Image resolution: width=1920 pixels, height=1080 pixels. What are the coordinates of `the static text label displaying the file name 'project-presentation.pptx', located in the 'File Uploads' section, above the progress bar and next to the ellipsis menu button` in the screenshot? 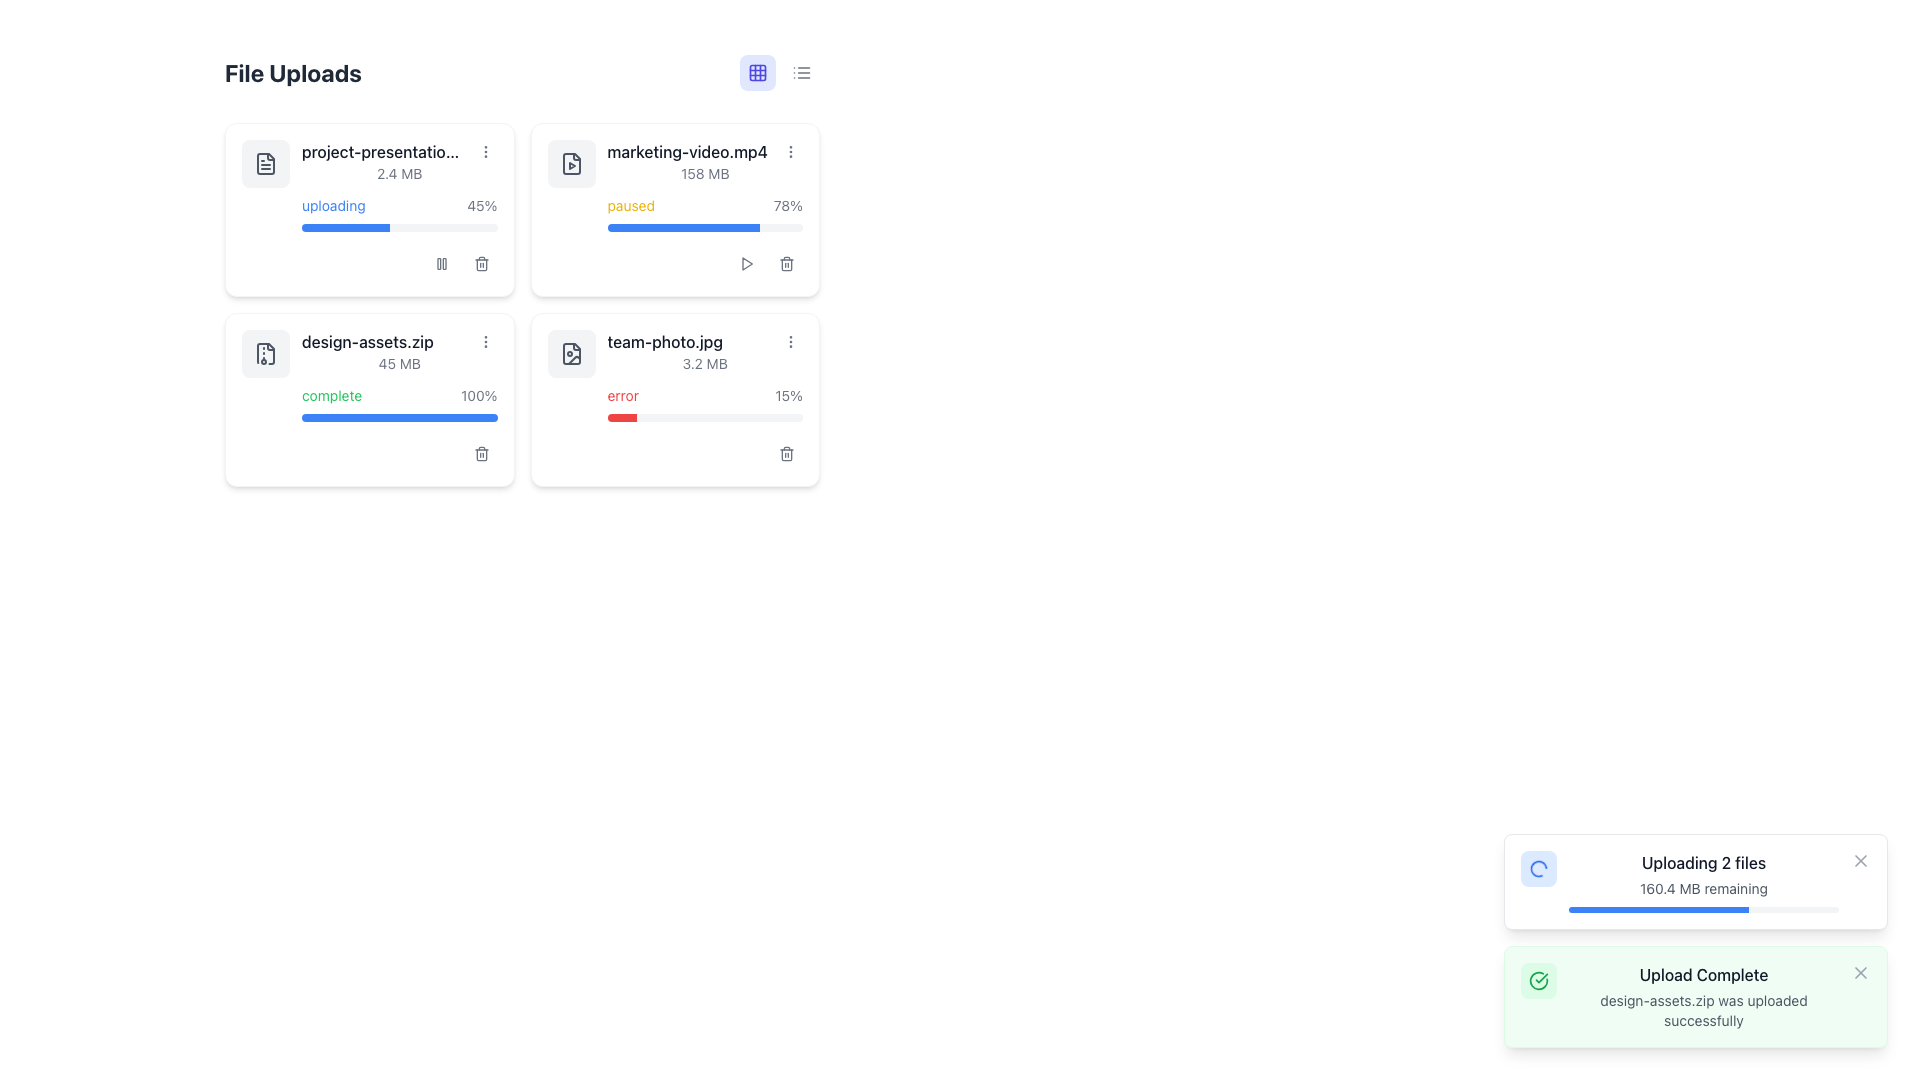 It's located at (383, 150).